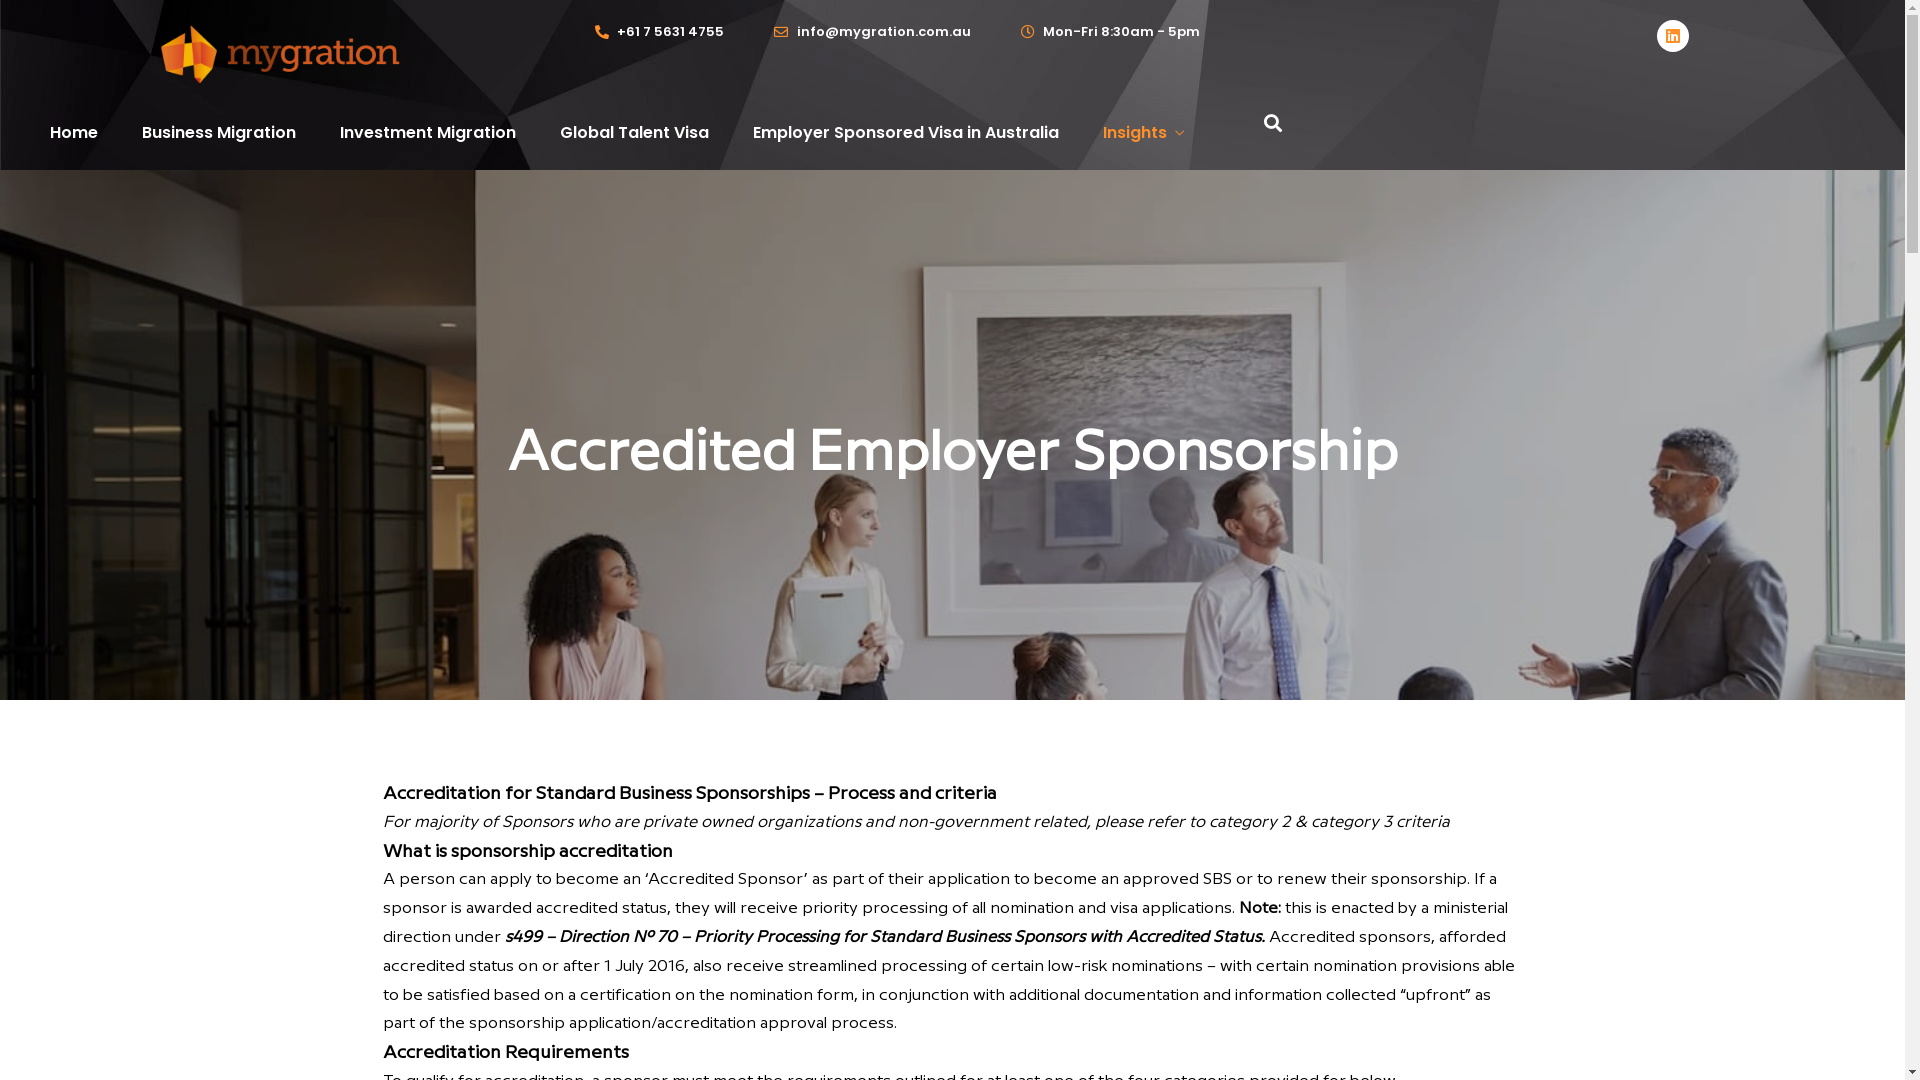 Image resolution: width=1920 pixels, height=1080 pixels. I want to click on 'Employer Sponsored Visa in Australia', so click(905, 133).